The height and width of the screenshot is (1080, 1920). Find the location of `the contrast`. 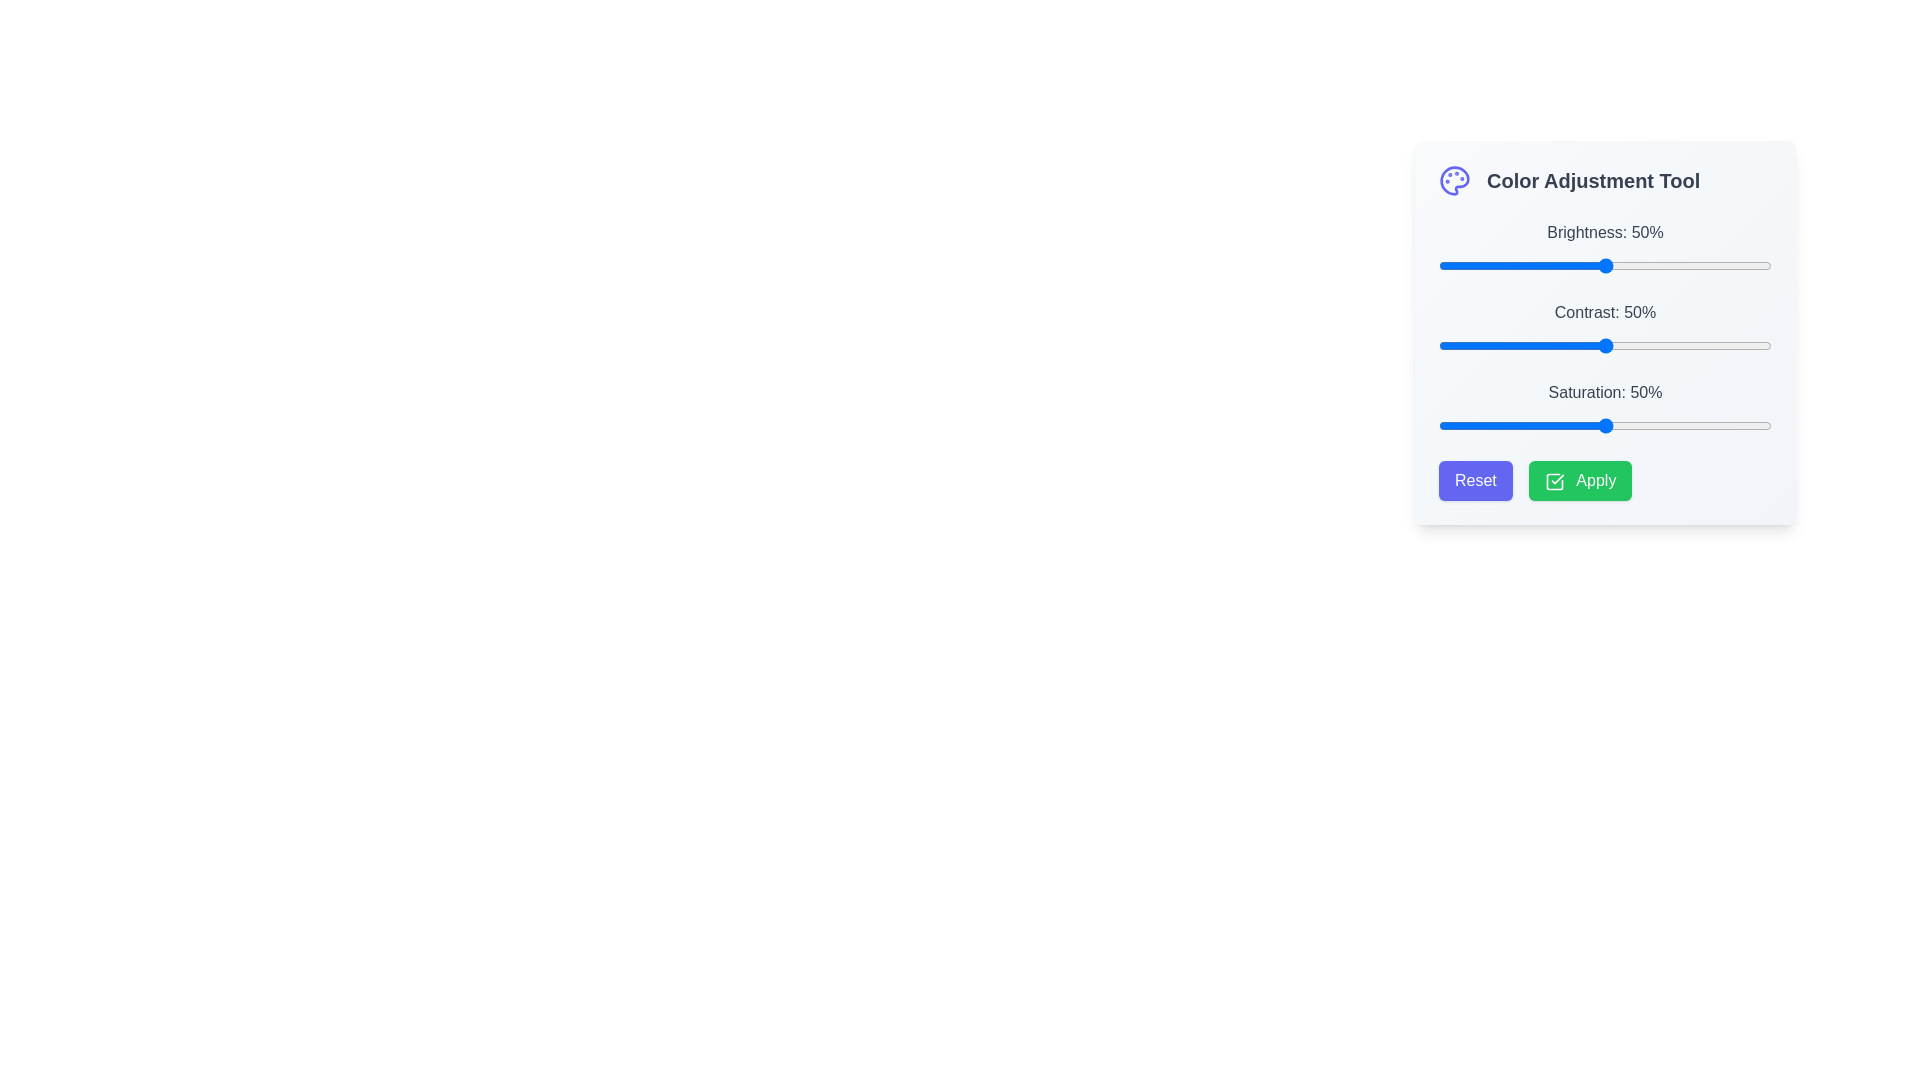

the contrast is located at coordinates (1505, 345).